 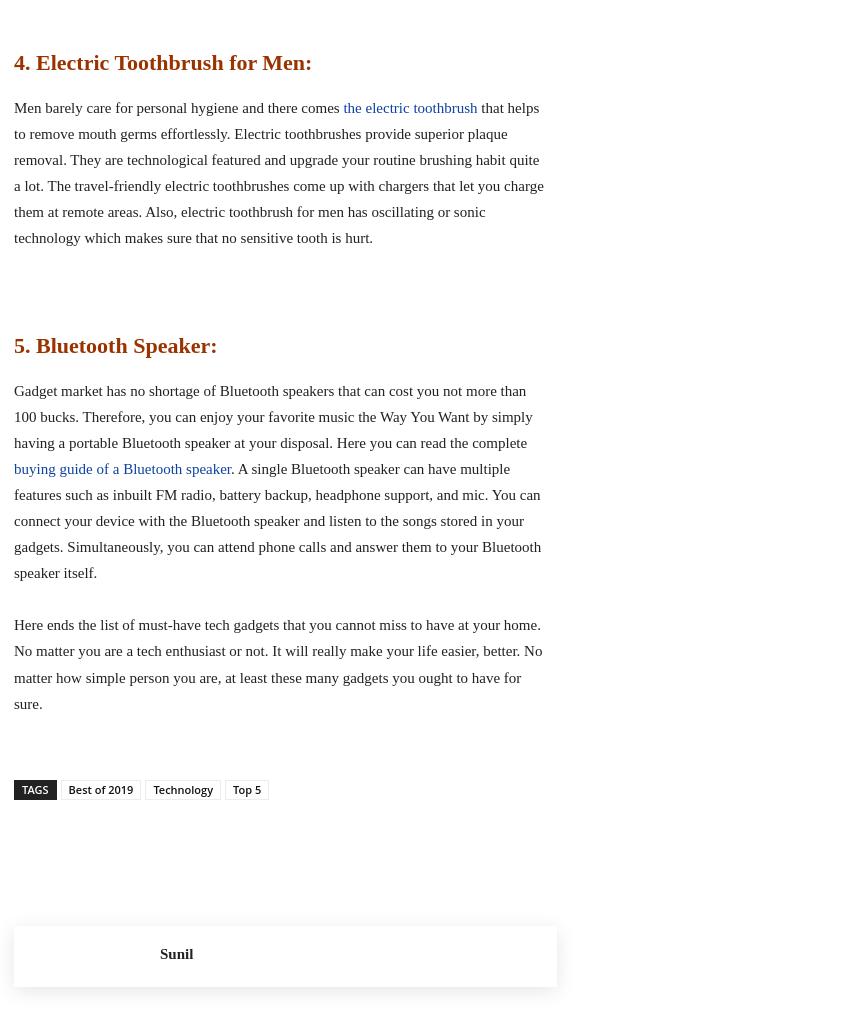 I want to click on '4. Electric Toothbrush for Men:', so click(x=163, y=60).